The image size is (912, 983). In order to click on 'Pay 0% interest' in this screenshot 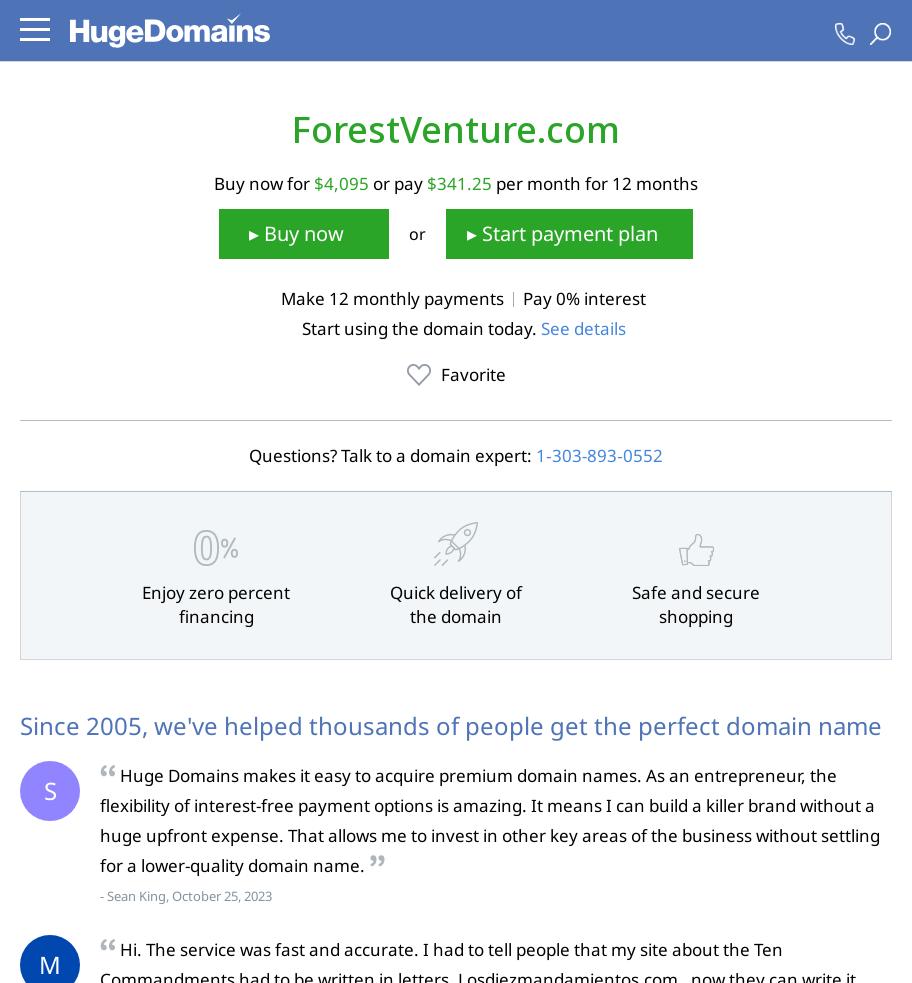, I will do `click(583, 298)`.